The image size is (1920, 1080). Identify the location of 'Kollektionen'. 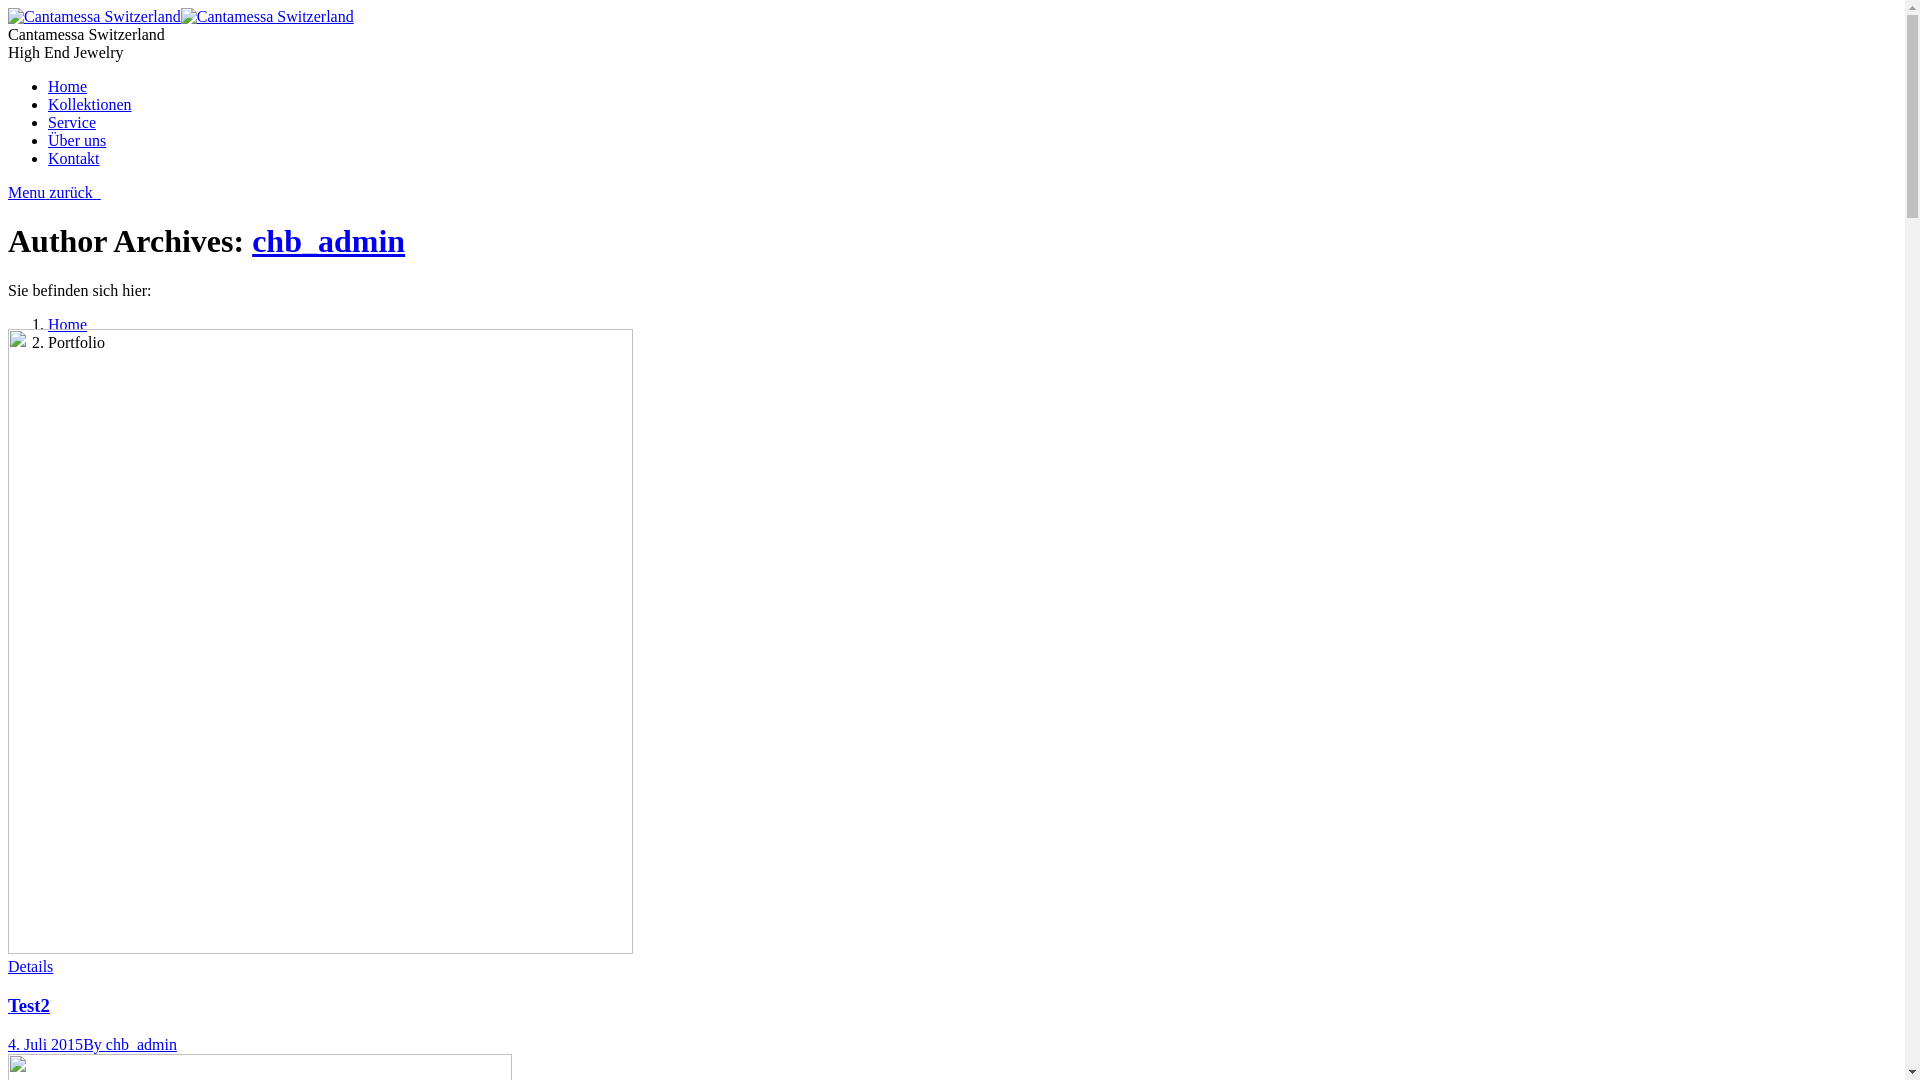
(89, 104).